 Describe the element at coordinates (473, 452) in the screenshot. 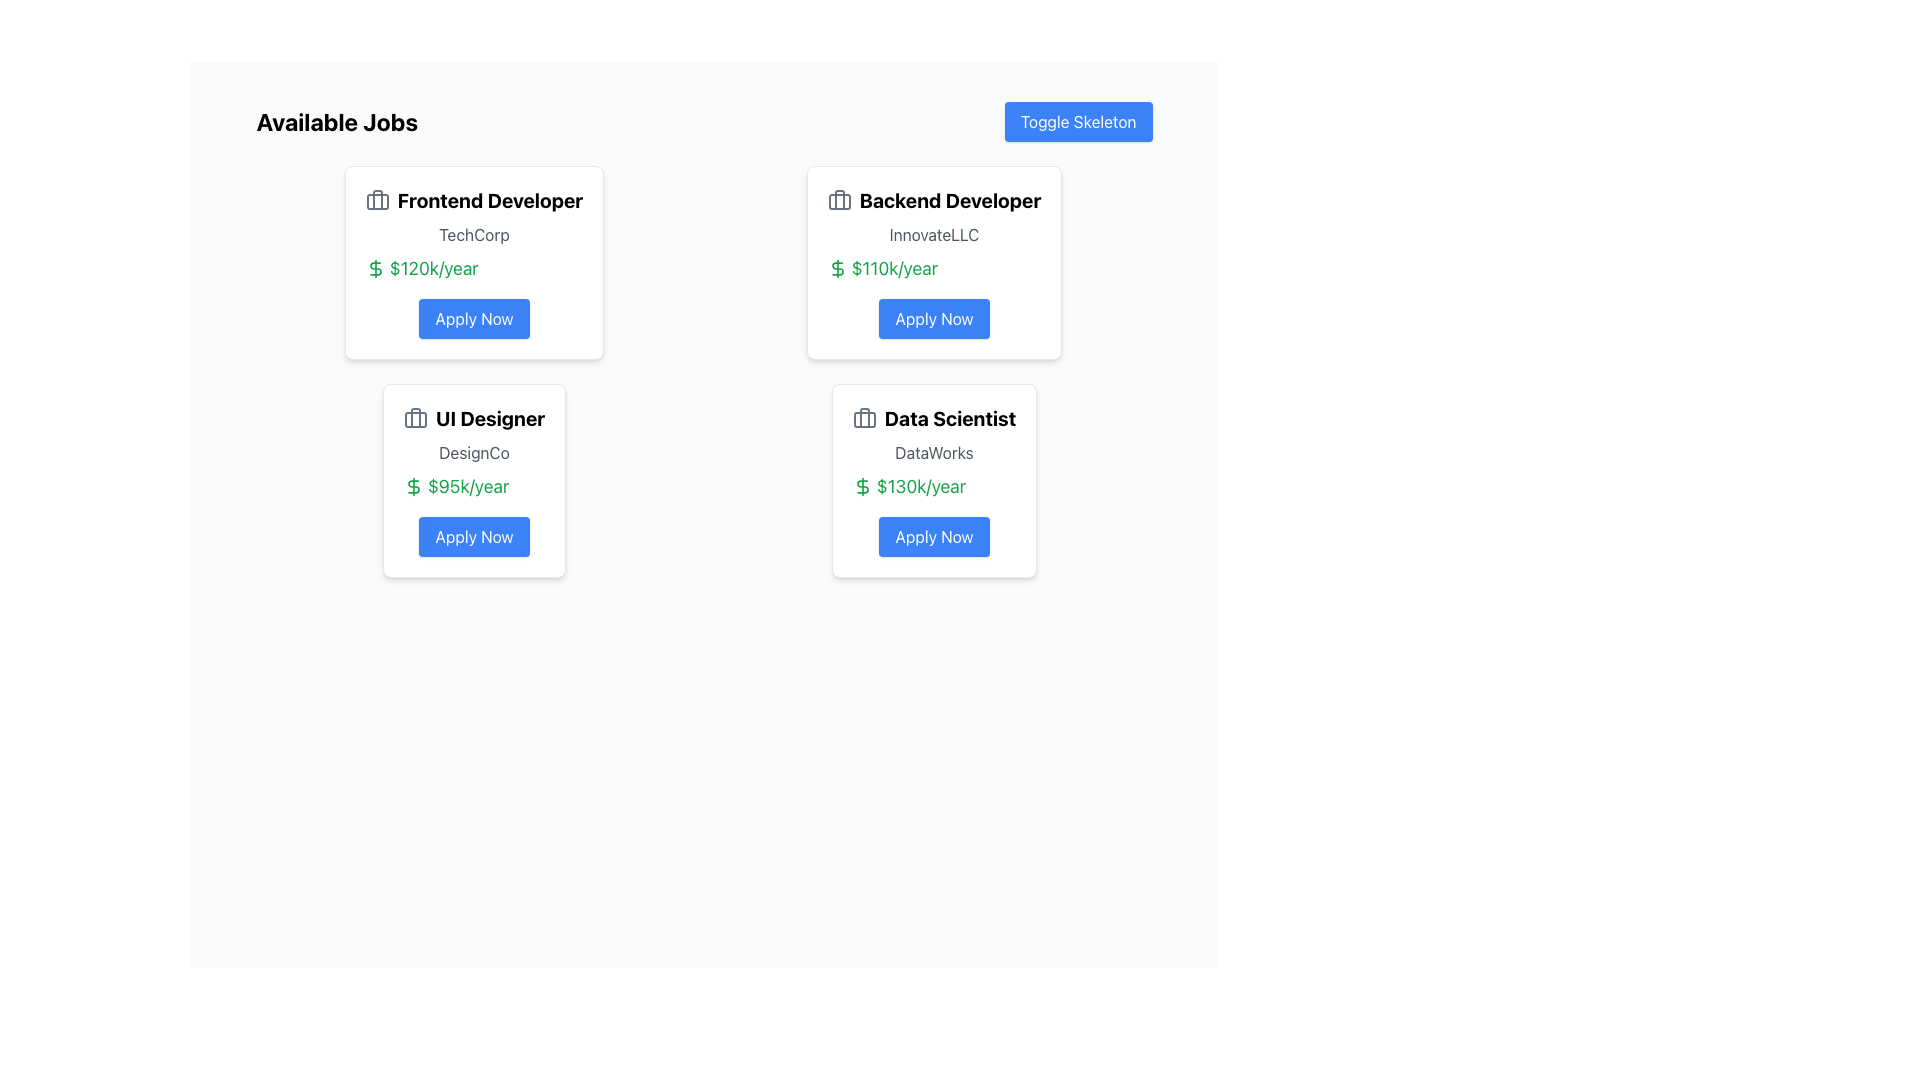

I see `the informational text label indicating the company name 'DesignCo' located in the second card from the top left of the job postings grid, below the job title 'UI Designer' and above the salary description '$95k/year'` at that location.